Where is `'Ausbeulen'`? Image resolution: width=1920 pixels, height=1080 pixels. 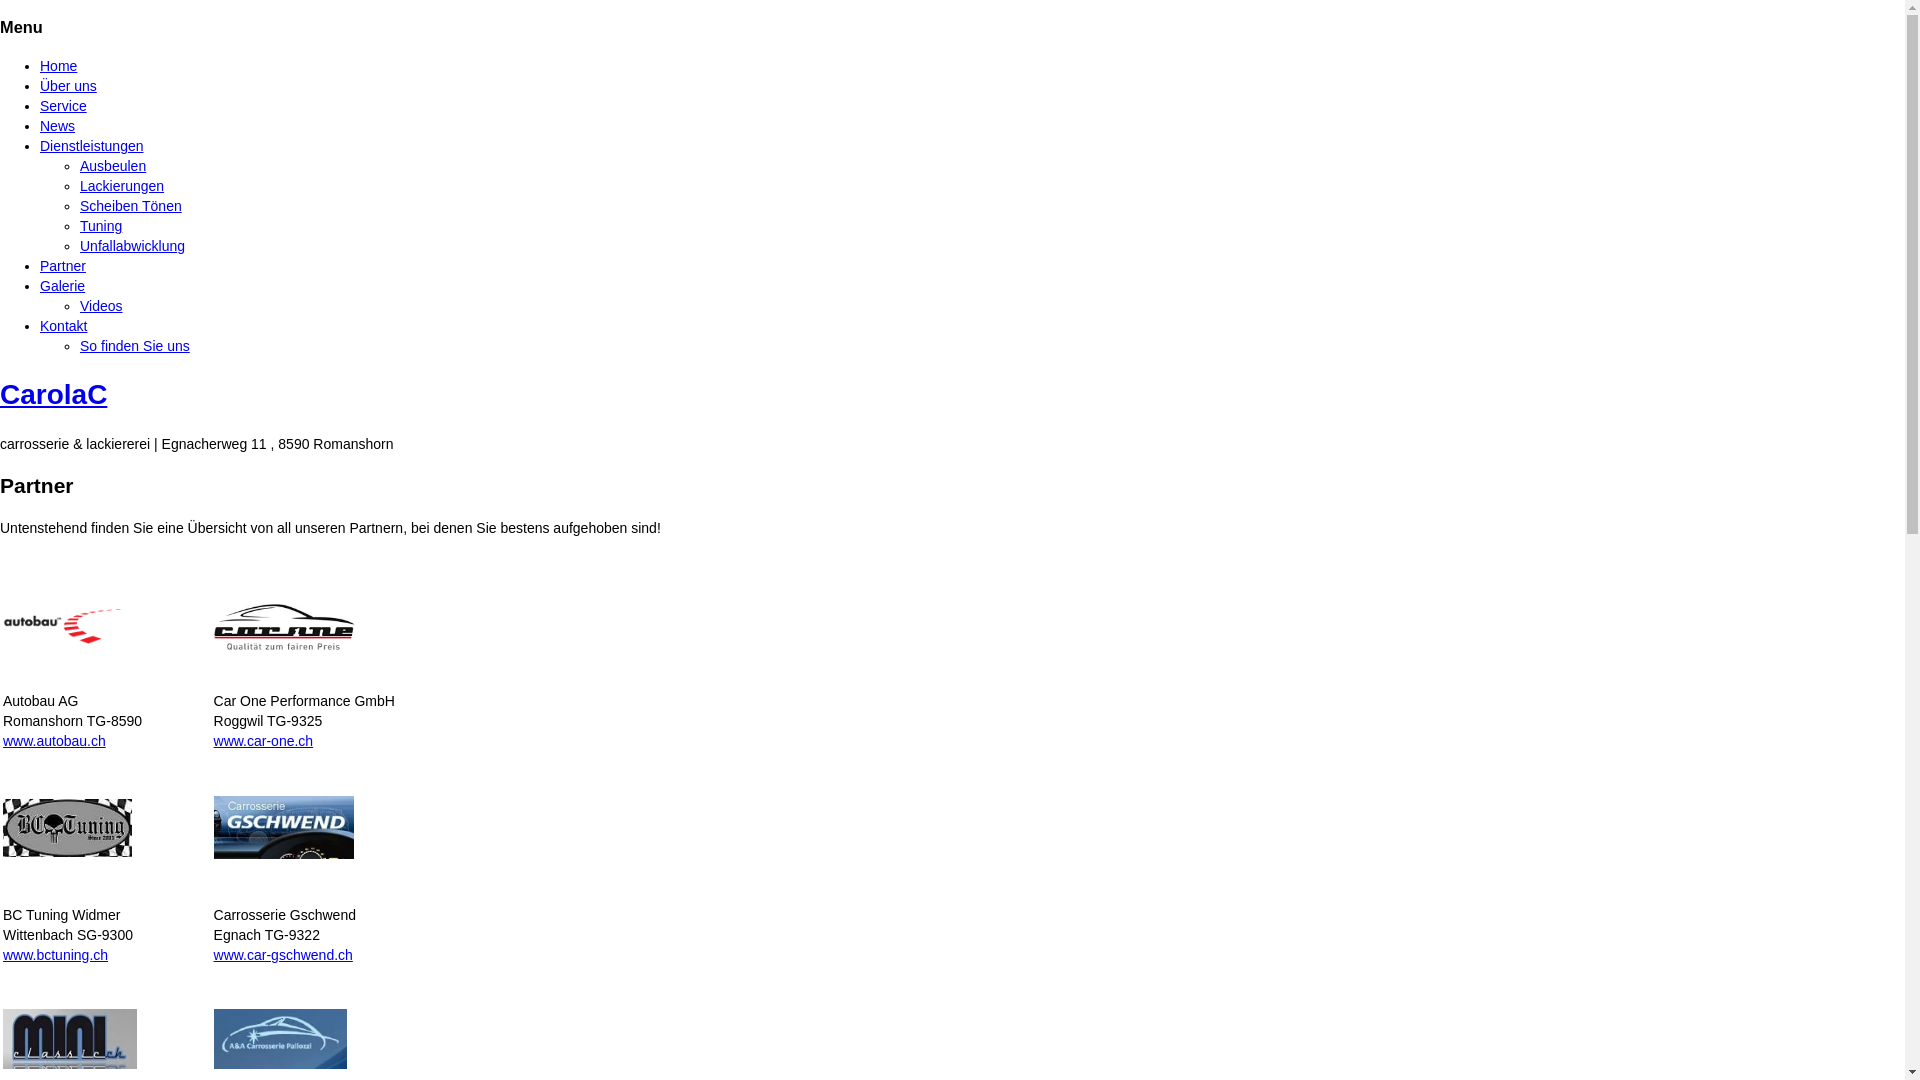 'Ausbeulen' is located at coordinates (112, 164).